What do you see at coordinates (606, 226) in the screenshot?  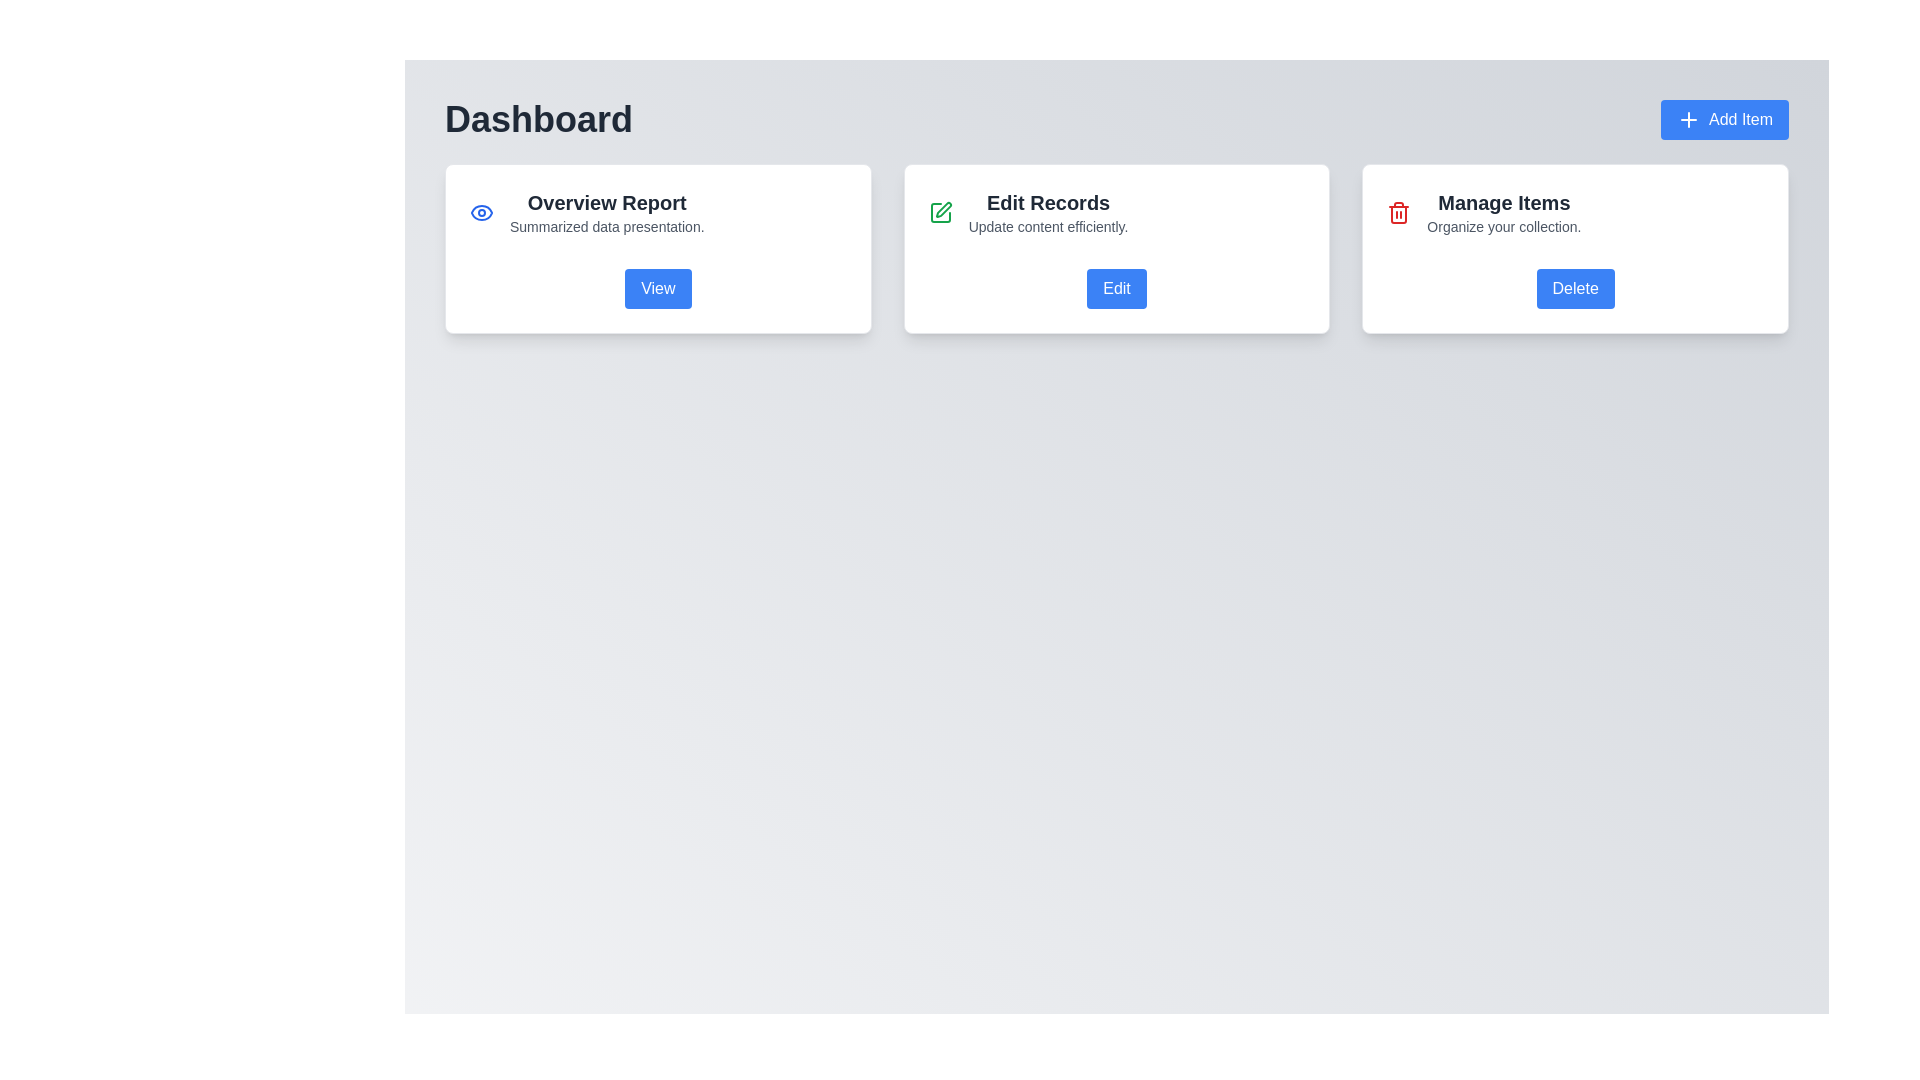 I see `the static text label displaying 'Summarized data presentation.' in gray font, located directly beneath the bold title 'Overview Report' within the first card of the Dashboard interface` at bounding box center [606, 226].